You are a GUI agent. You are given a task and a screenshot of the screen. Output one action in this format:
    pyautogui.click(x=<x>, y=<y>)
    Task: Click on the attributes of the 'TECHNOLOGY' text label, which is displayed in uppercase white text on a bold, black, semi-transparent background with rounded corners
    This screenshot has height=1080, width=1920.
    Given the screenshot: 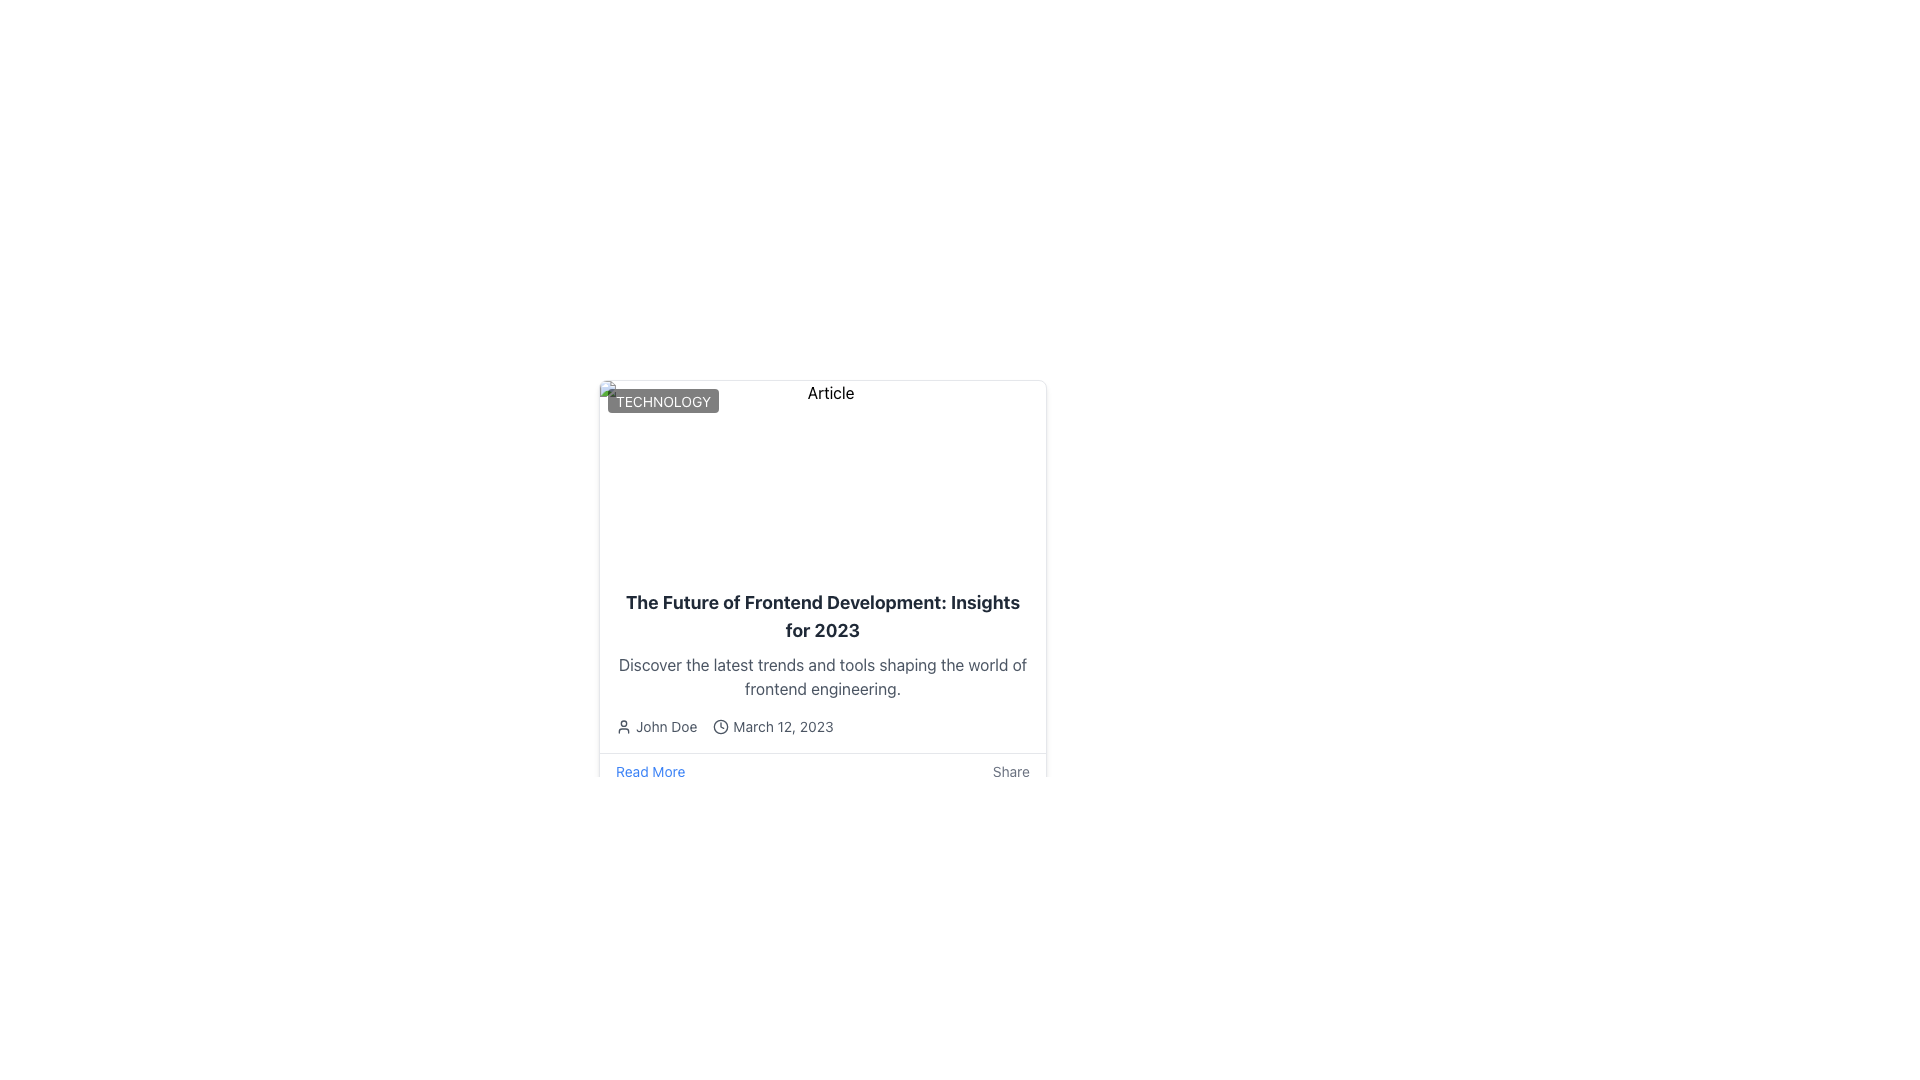 What is the action you would take?
    pyautogui.click(x=663, y=401)
    